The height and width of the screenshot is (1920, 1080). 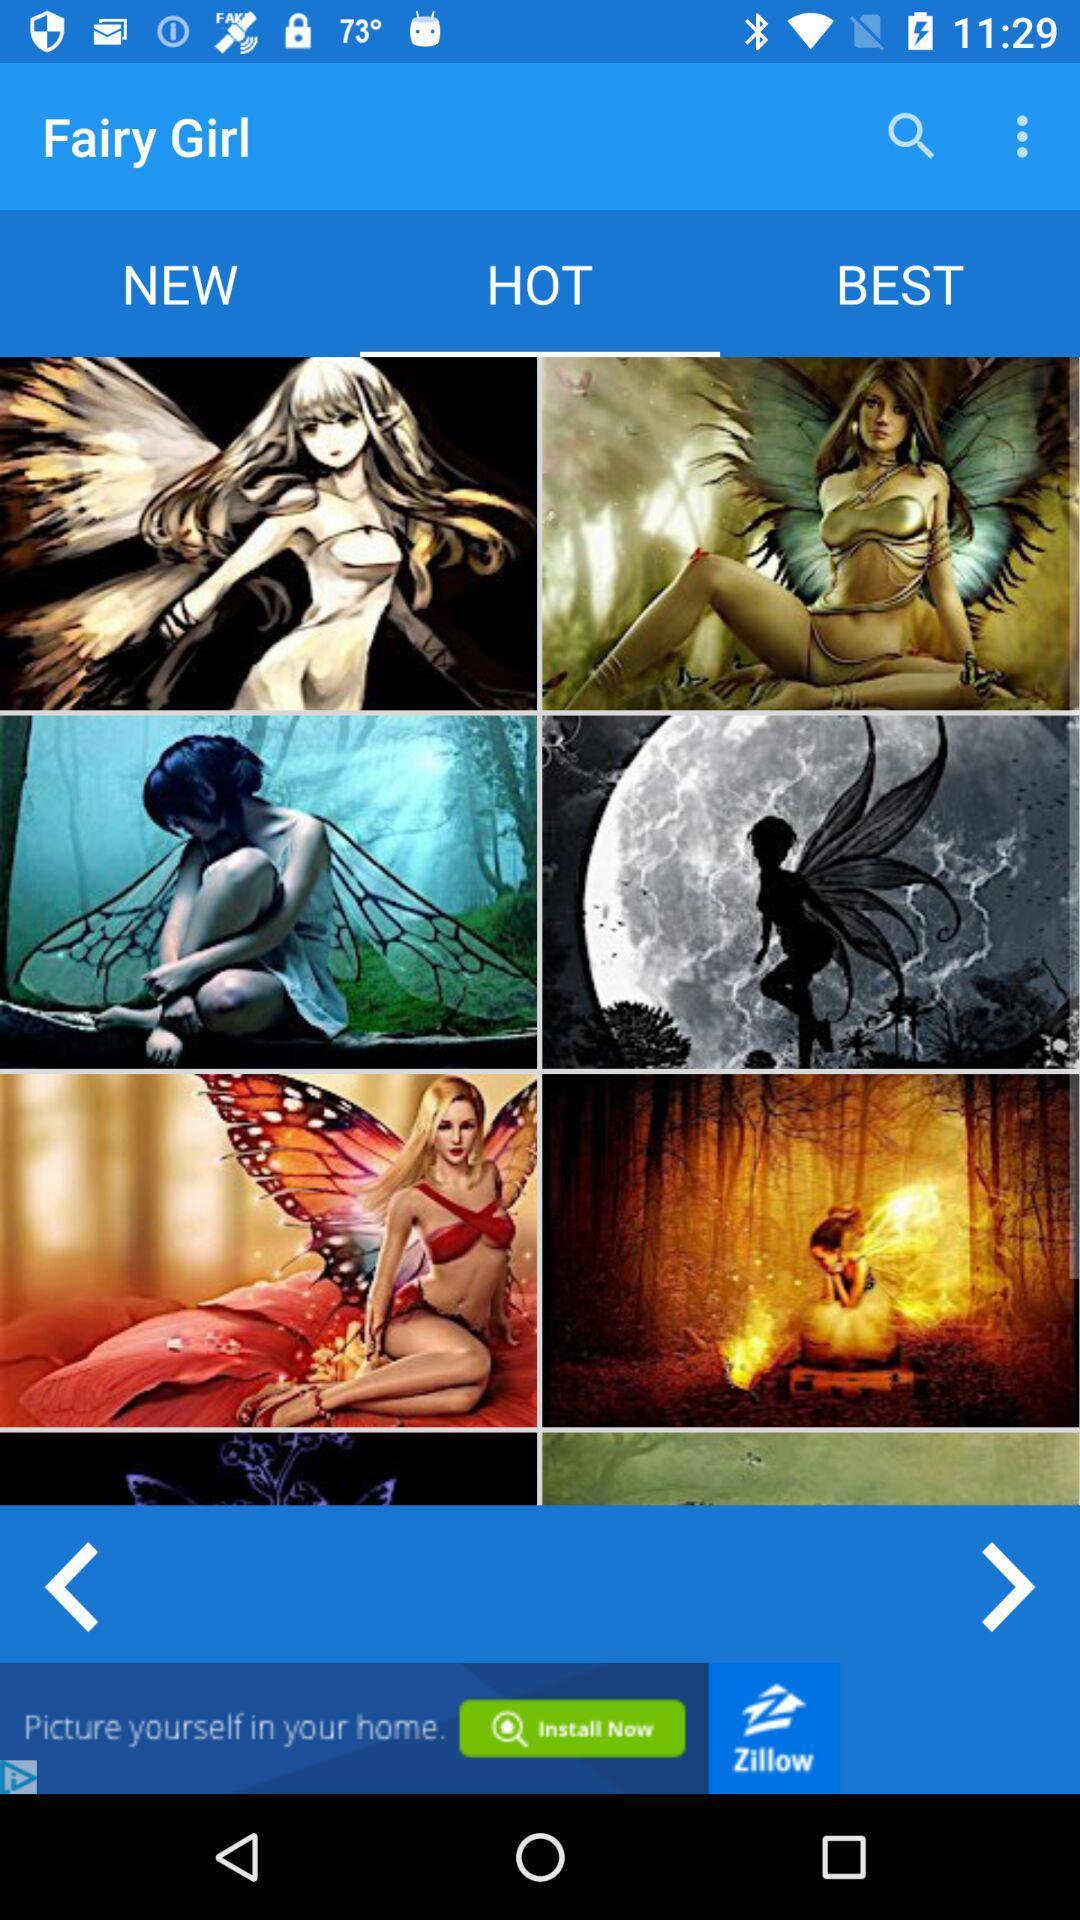 What do you see at coordinates (911, 135) in the screenshot?
I see `item to the right of fairy girl item` at bounding box center [911, 135].